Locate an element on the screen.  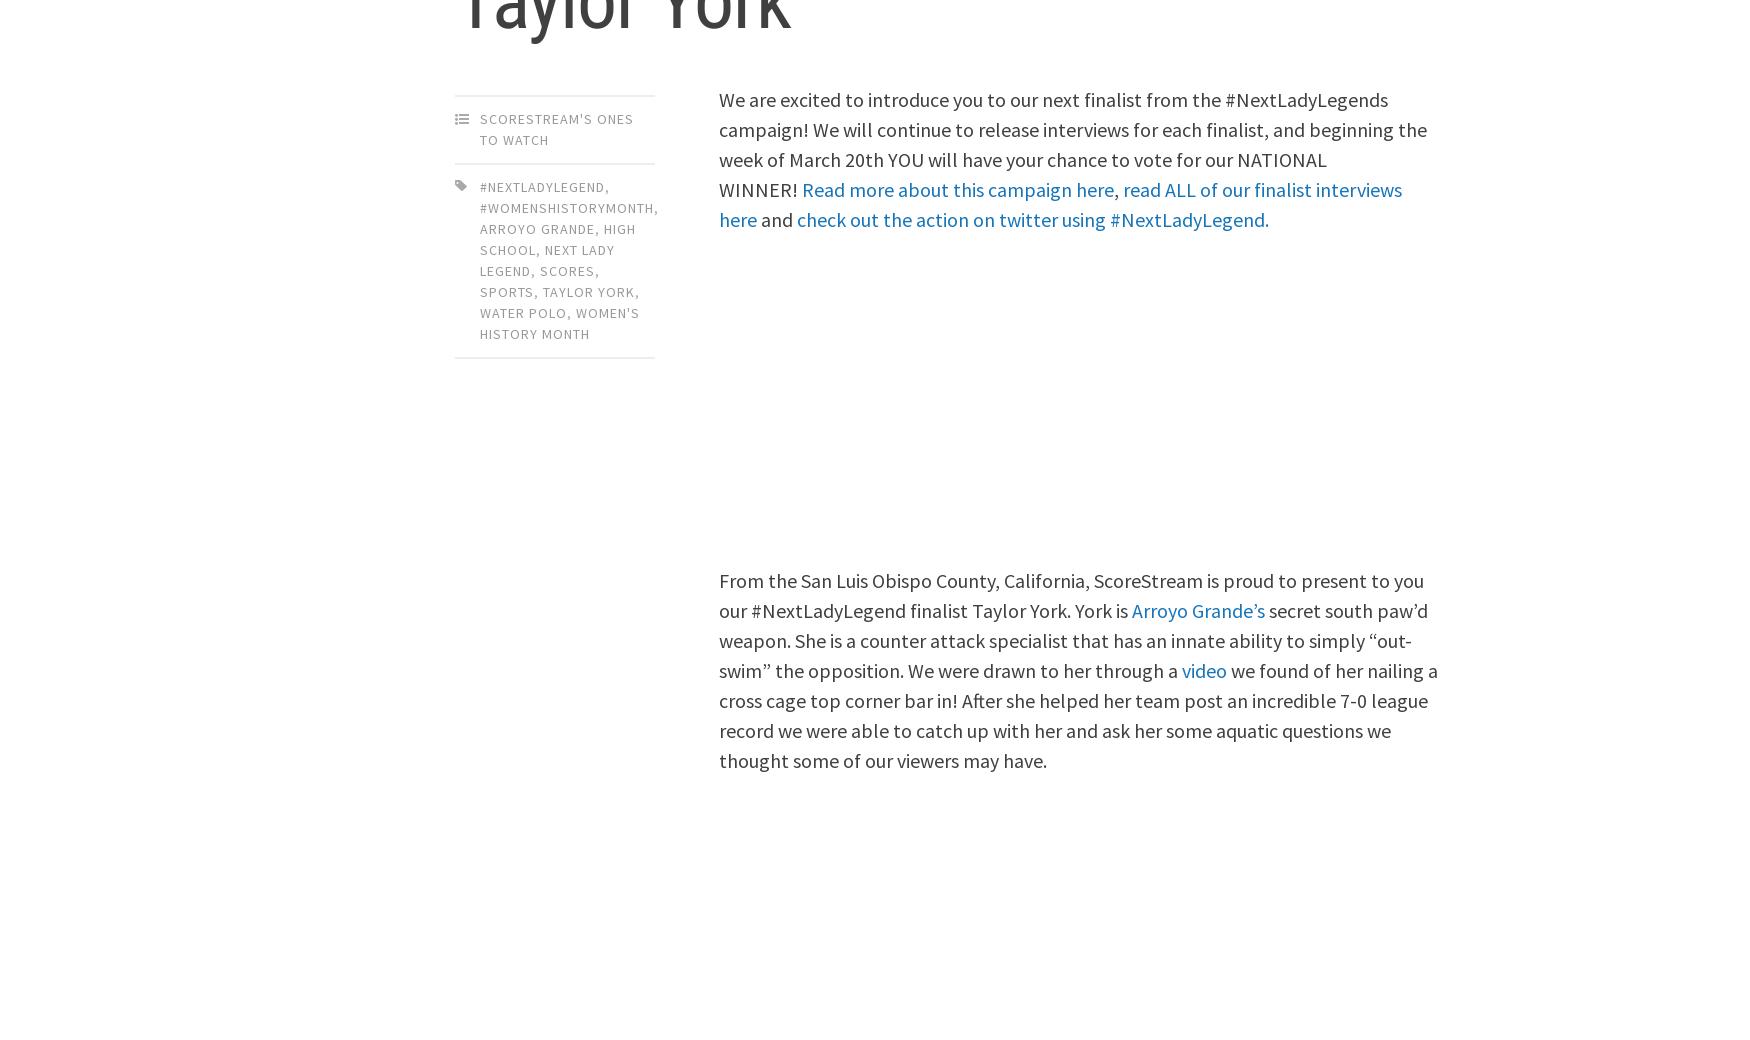
'Arroyo Grande’s' is located at coordinates (1198, 608).